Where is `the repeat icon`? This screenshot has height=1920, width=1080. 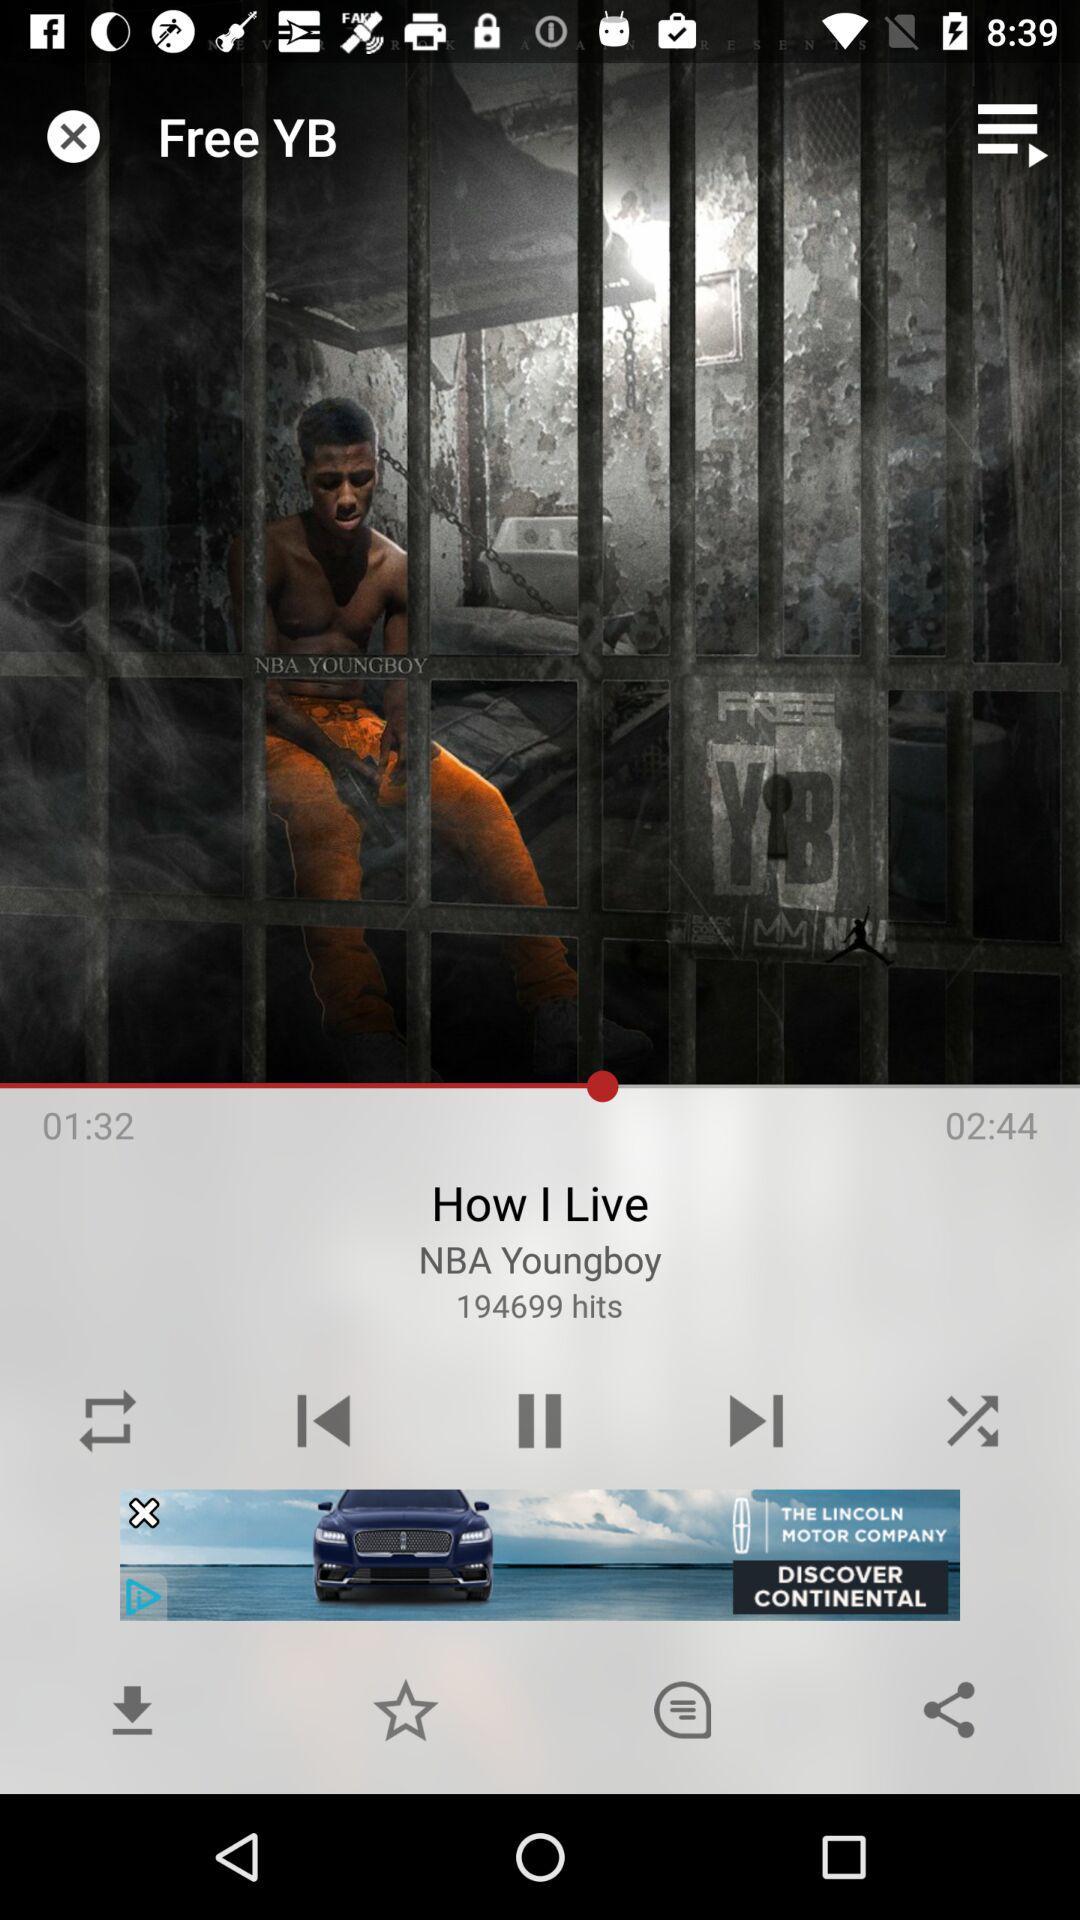 the repeat icon is located at coordinates (108, 1420).